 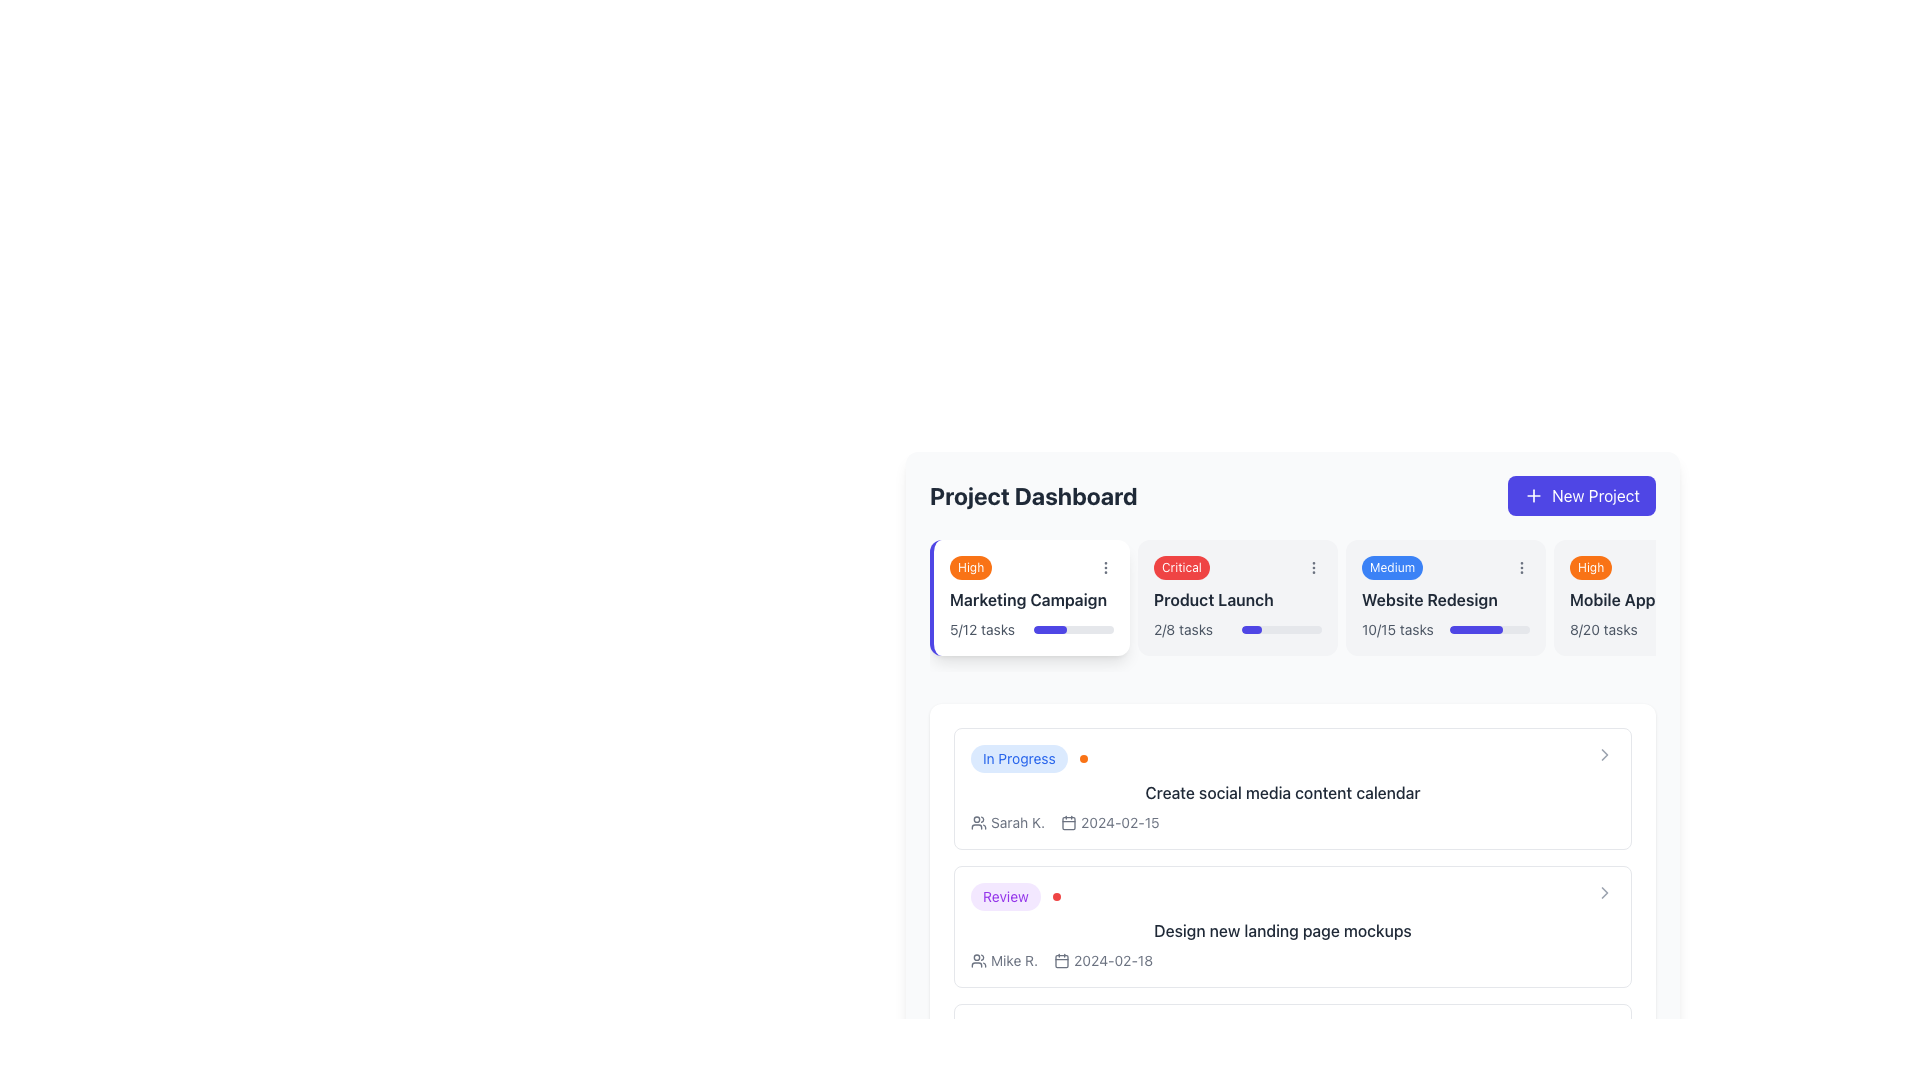 I want to click on the user information icon representing 'Mike R.' located in the lower section of the interface, next to the text 'Mike R.', so click(x=979, y=959).